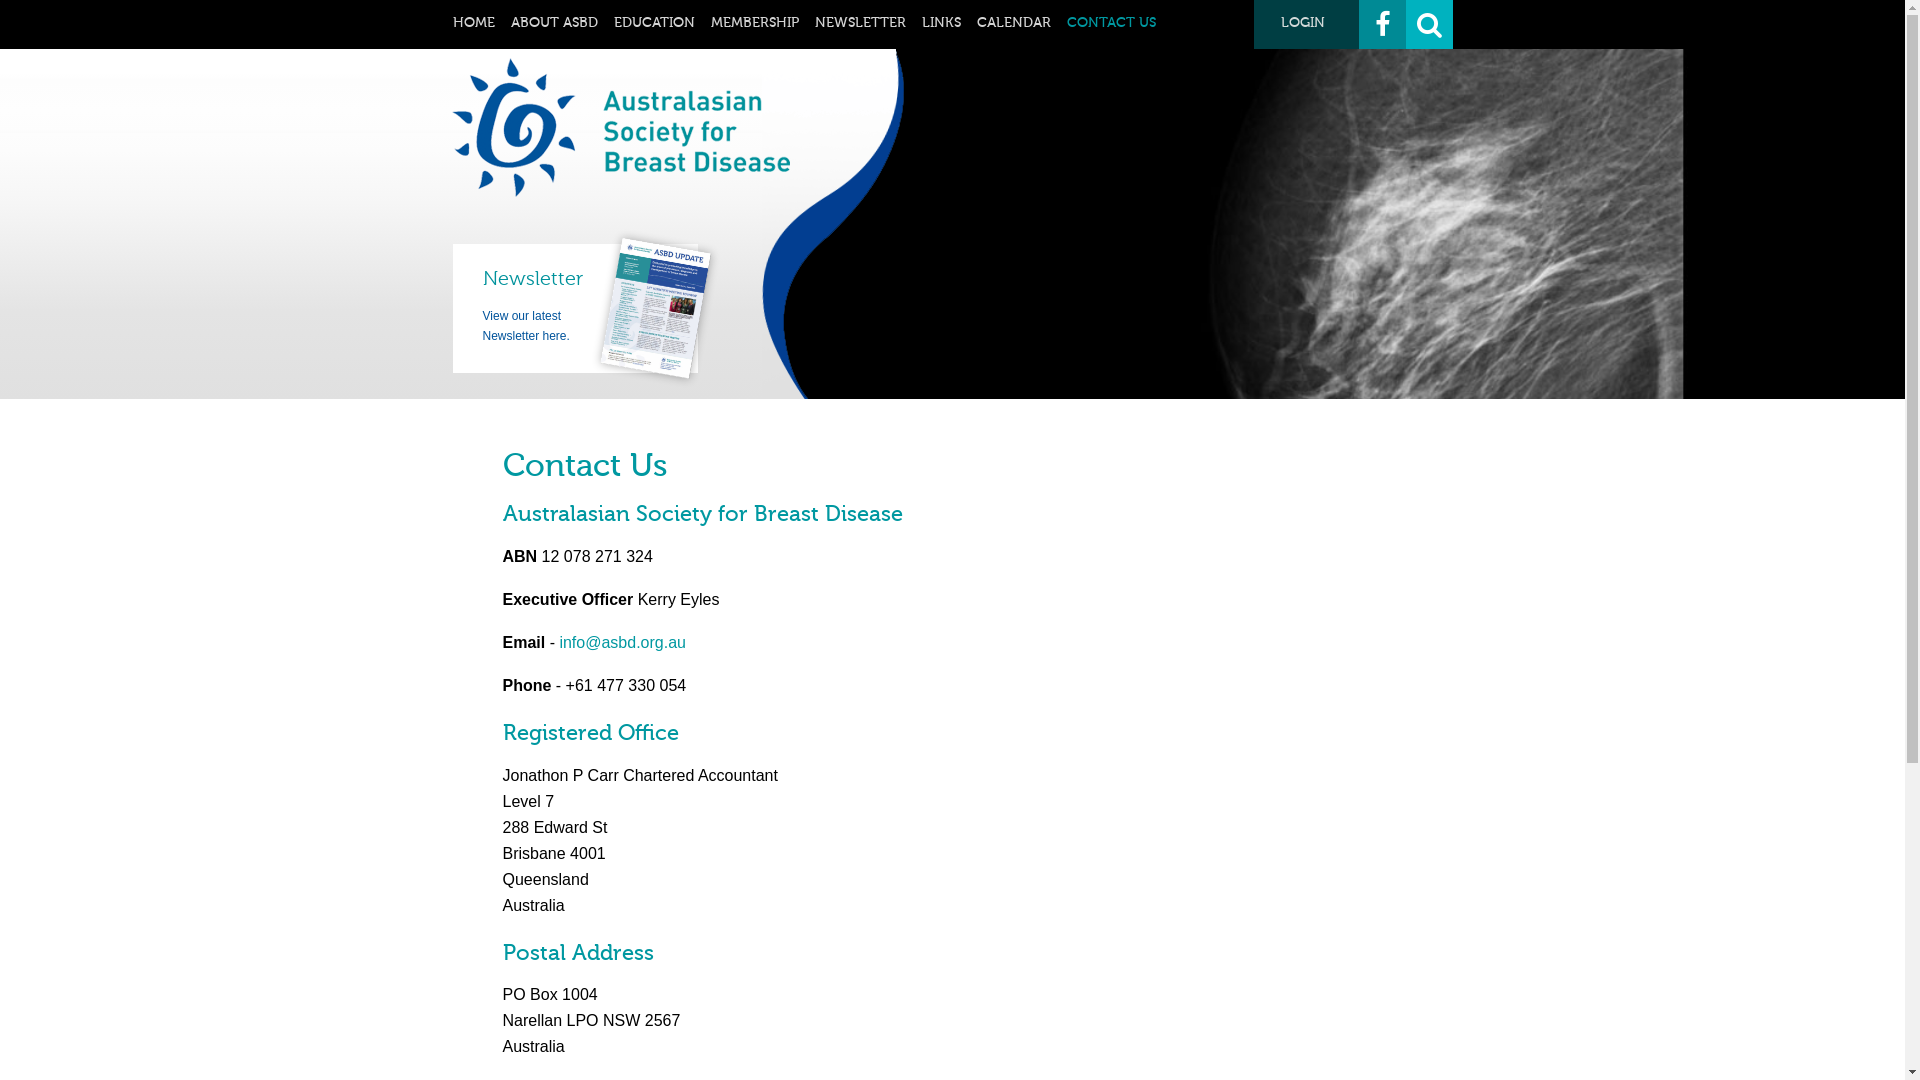 The width and height of the screenshot is (1920, 1080). I want to click on 'info@asbd.org.au', so click(621, 642).